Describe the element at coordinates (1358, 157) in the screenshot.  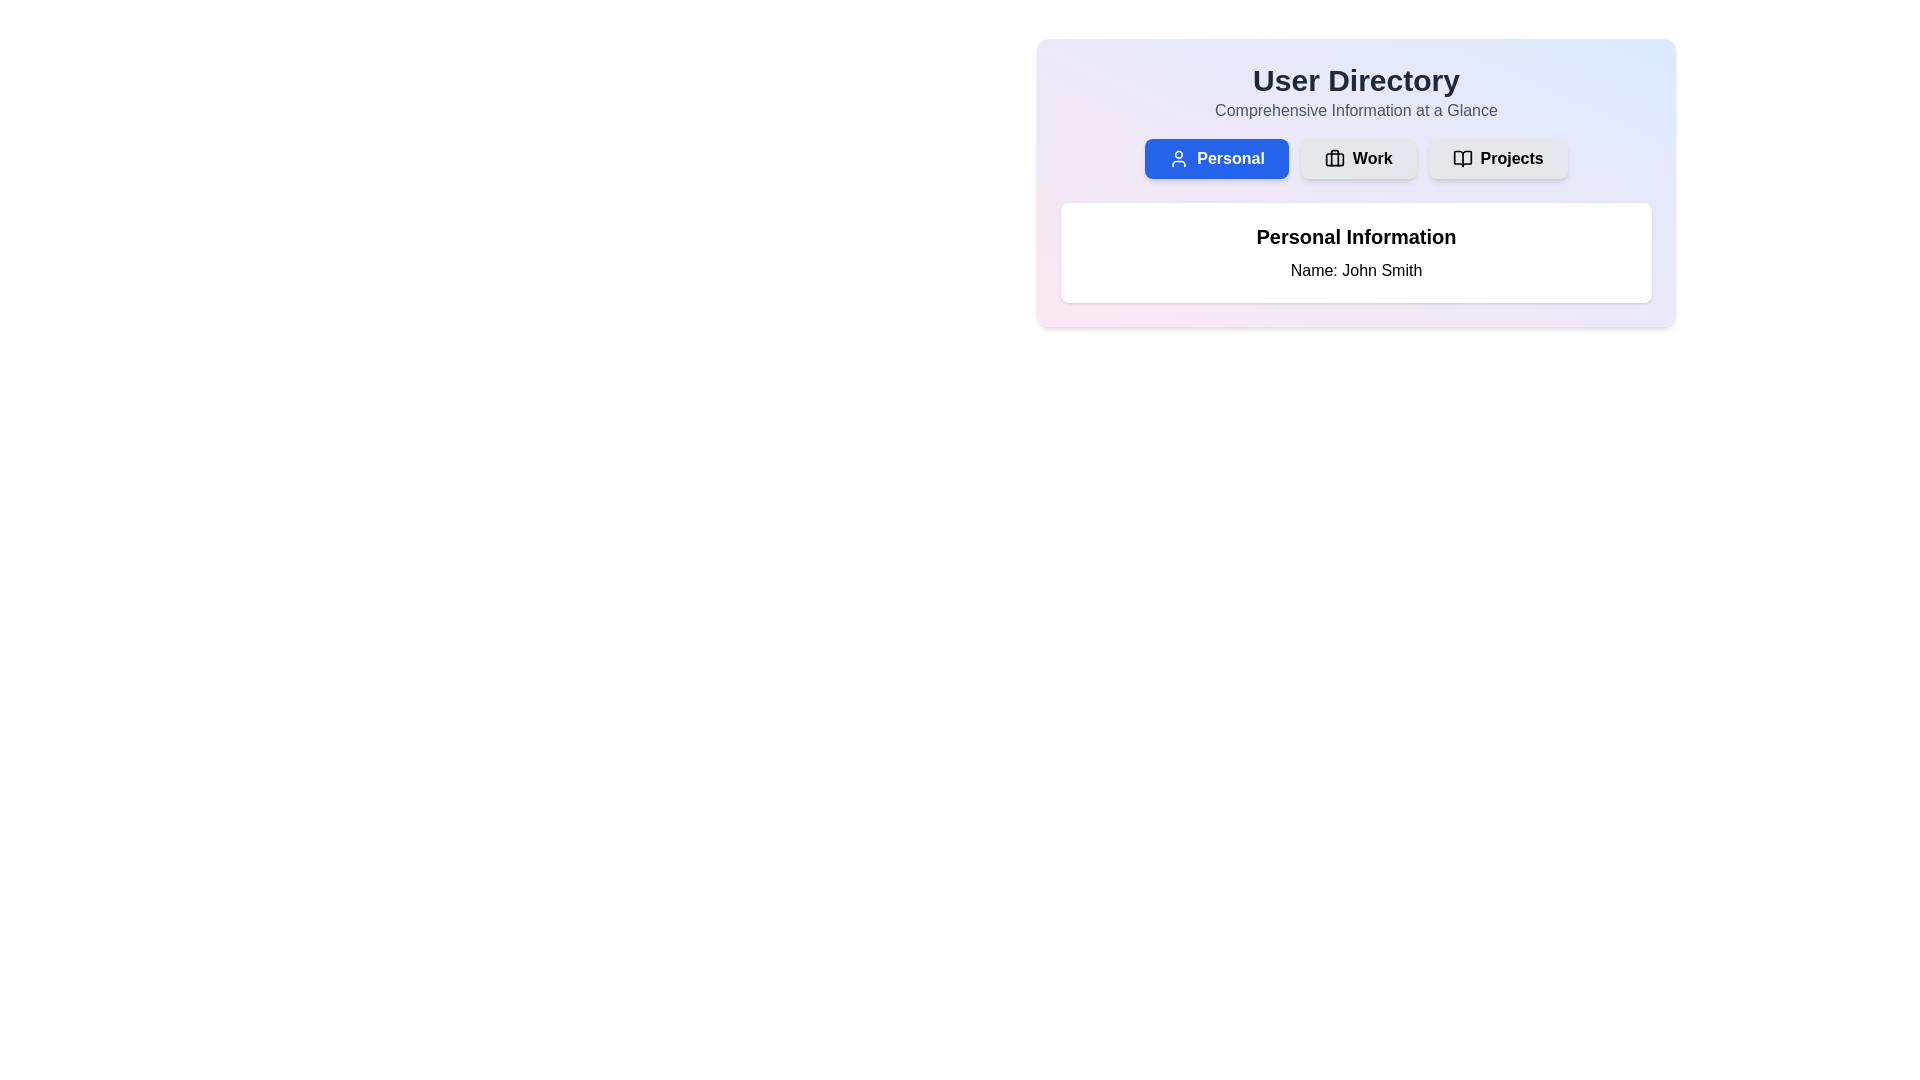
I see `the 'Work' navigation button located in the middle of three horizontally aligned buttons at the top of the 'User Directory' section` at that location.